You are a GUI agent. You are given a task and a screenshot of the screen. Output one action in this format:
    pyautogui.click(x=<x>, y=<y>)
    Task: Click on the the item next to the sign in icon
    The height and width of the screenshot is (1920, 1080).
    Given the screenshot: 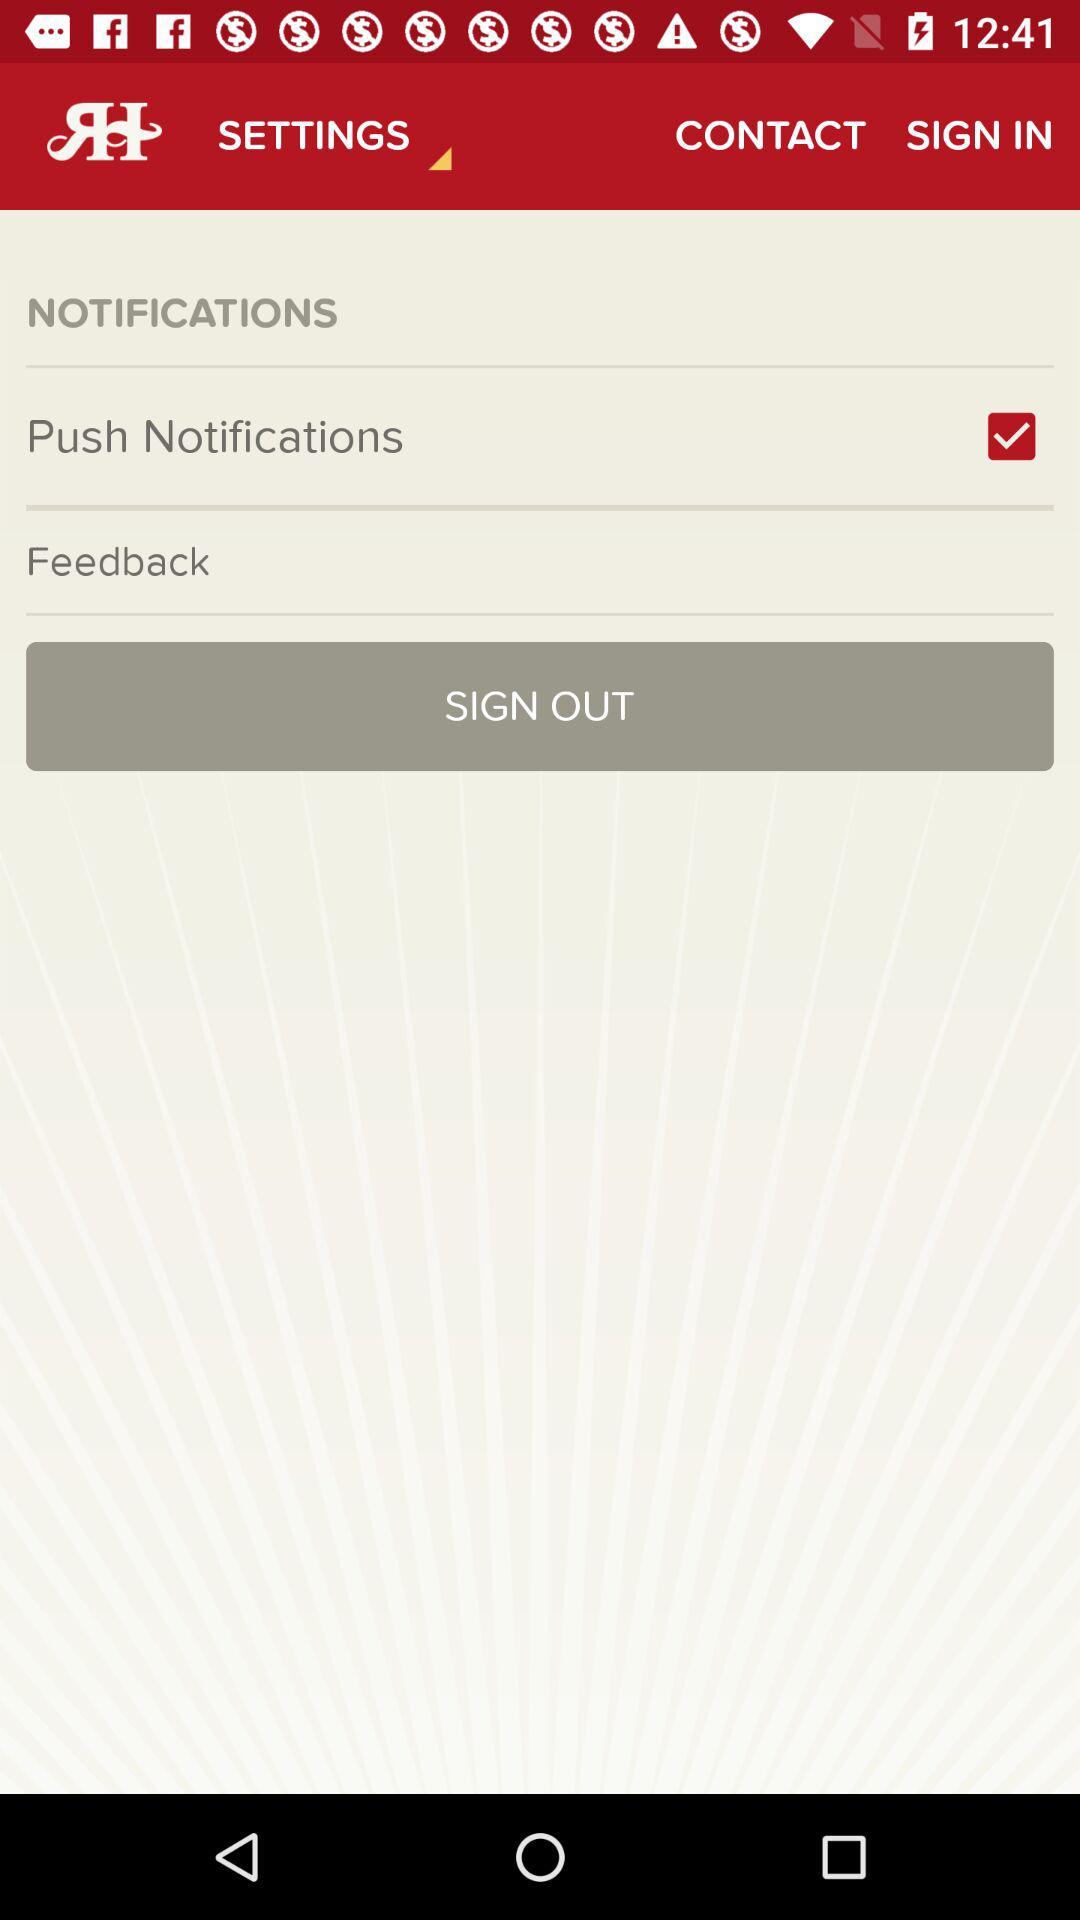 What is the action you would take?
    pyautogui.click(x=769, y=135)
    